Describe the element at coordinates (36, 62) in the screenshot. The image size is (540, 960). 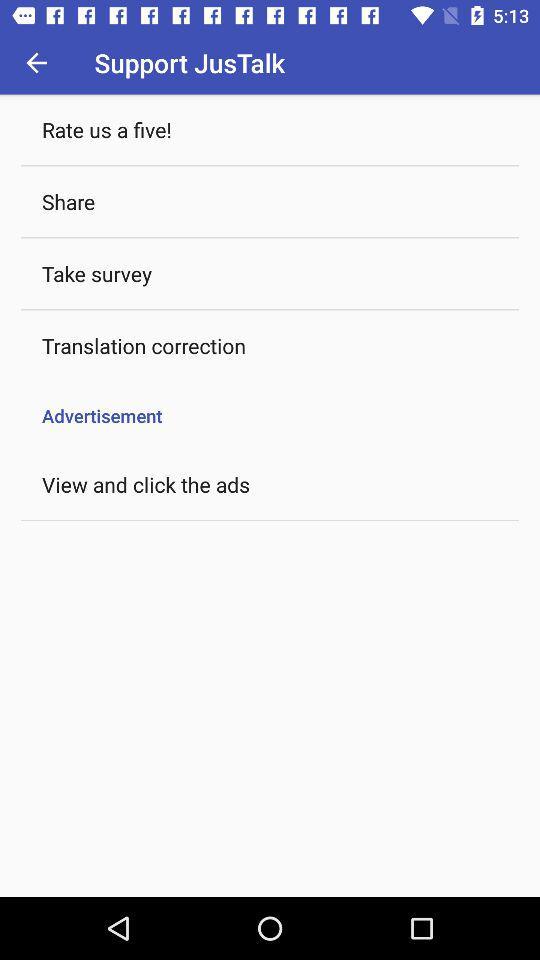
I see `the icon next to the support justalk` at that location.